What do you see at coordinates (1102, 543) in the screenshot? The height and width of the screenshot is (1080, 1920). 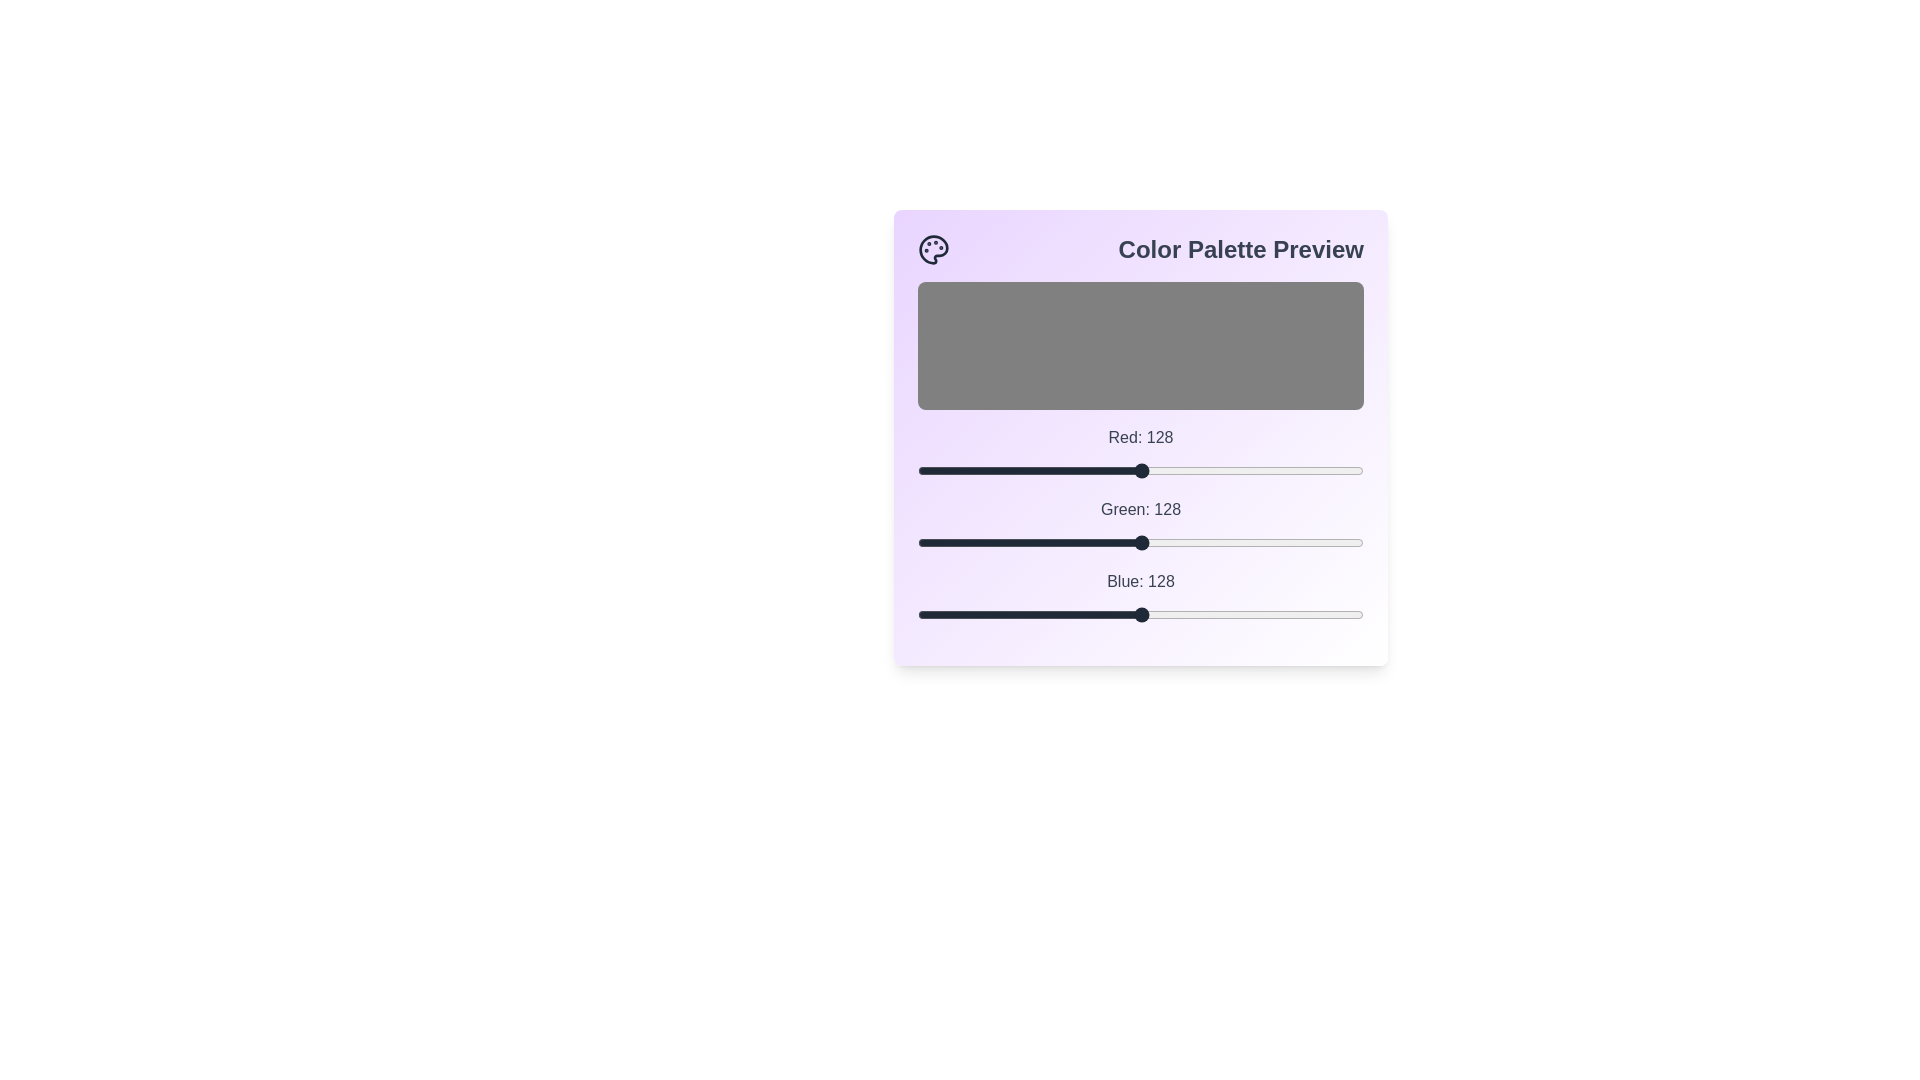 I see `the green color value` at bounding box center [1102, 543].